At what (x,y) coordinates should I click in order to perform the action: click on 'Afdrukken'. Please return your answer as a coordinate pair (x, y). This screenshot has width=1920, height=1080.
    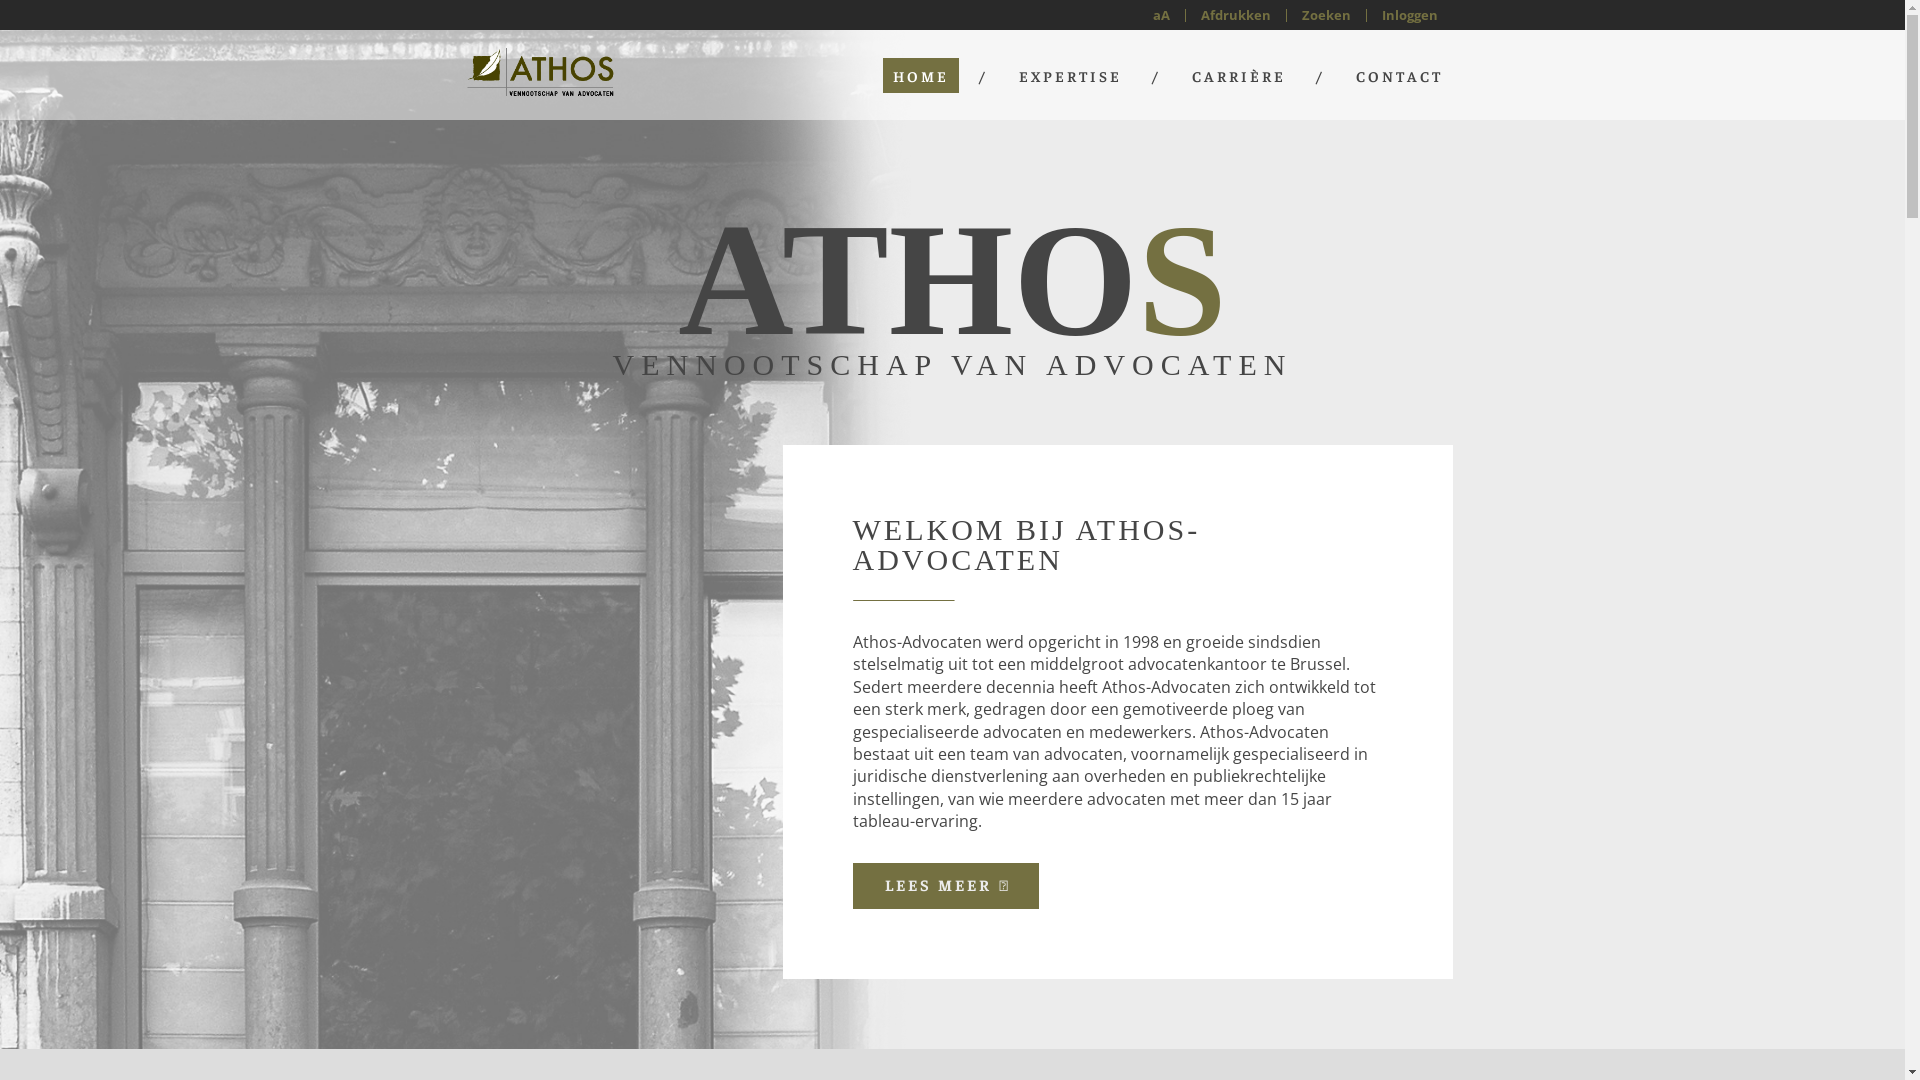
    Looking at the image, I should click on (1235, 14).